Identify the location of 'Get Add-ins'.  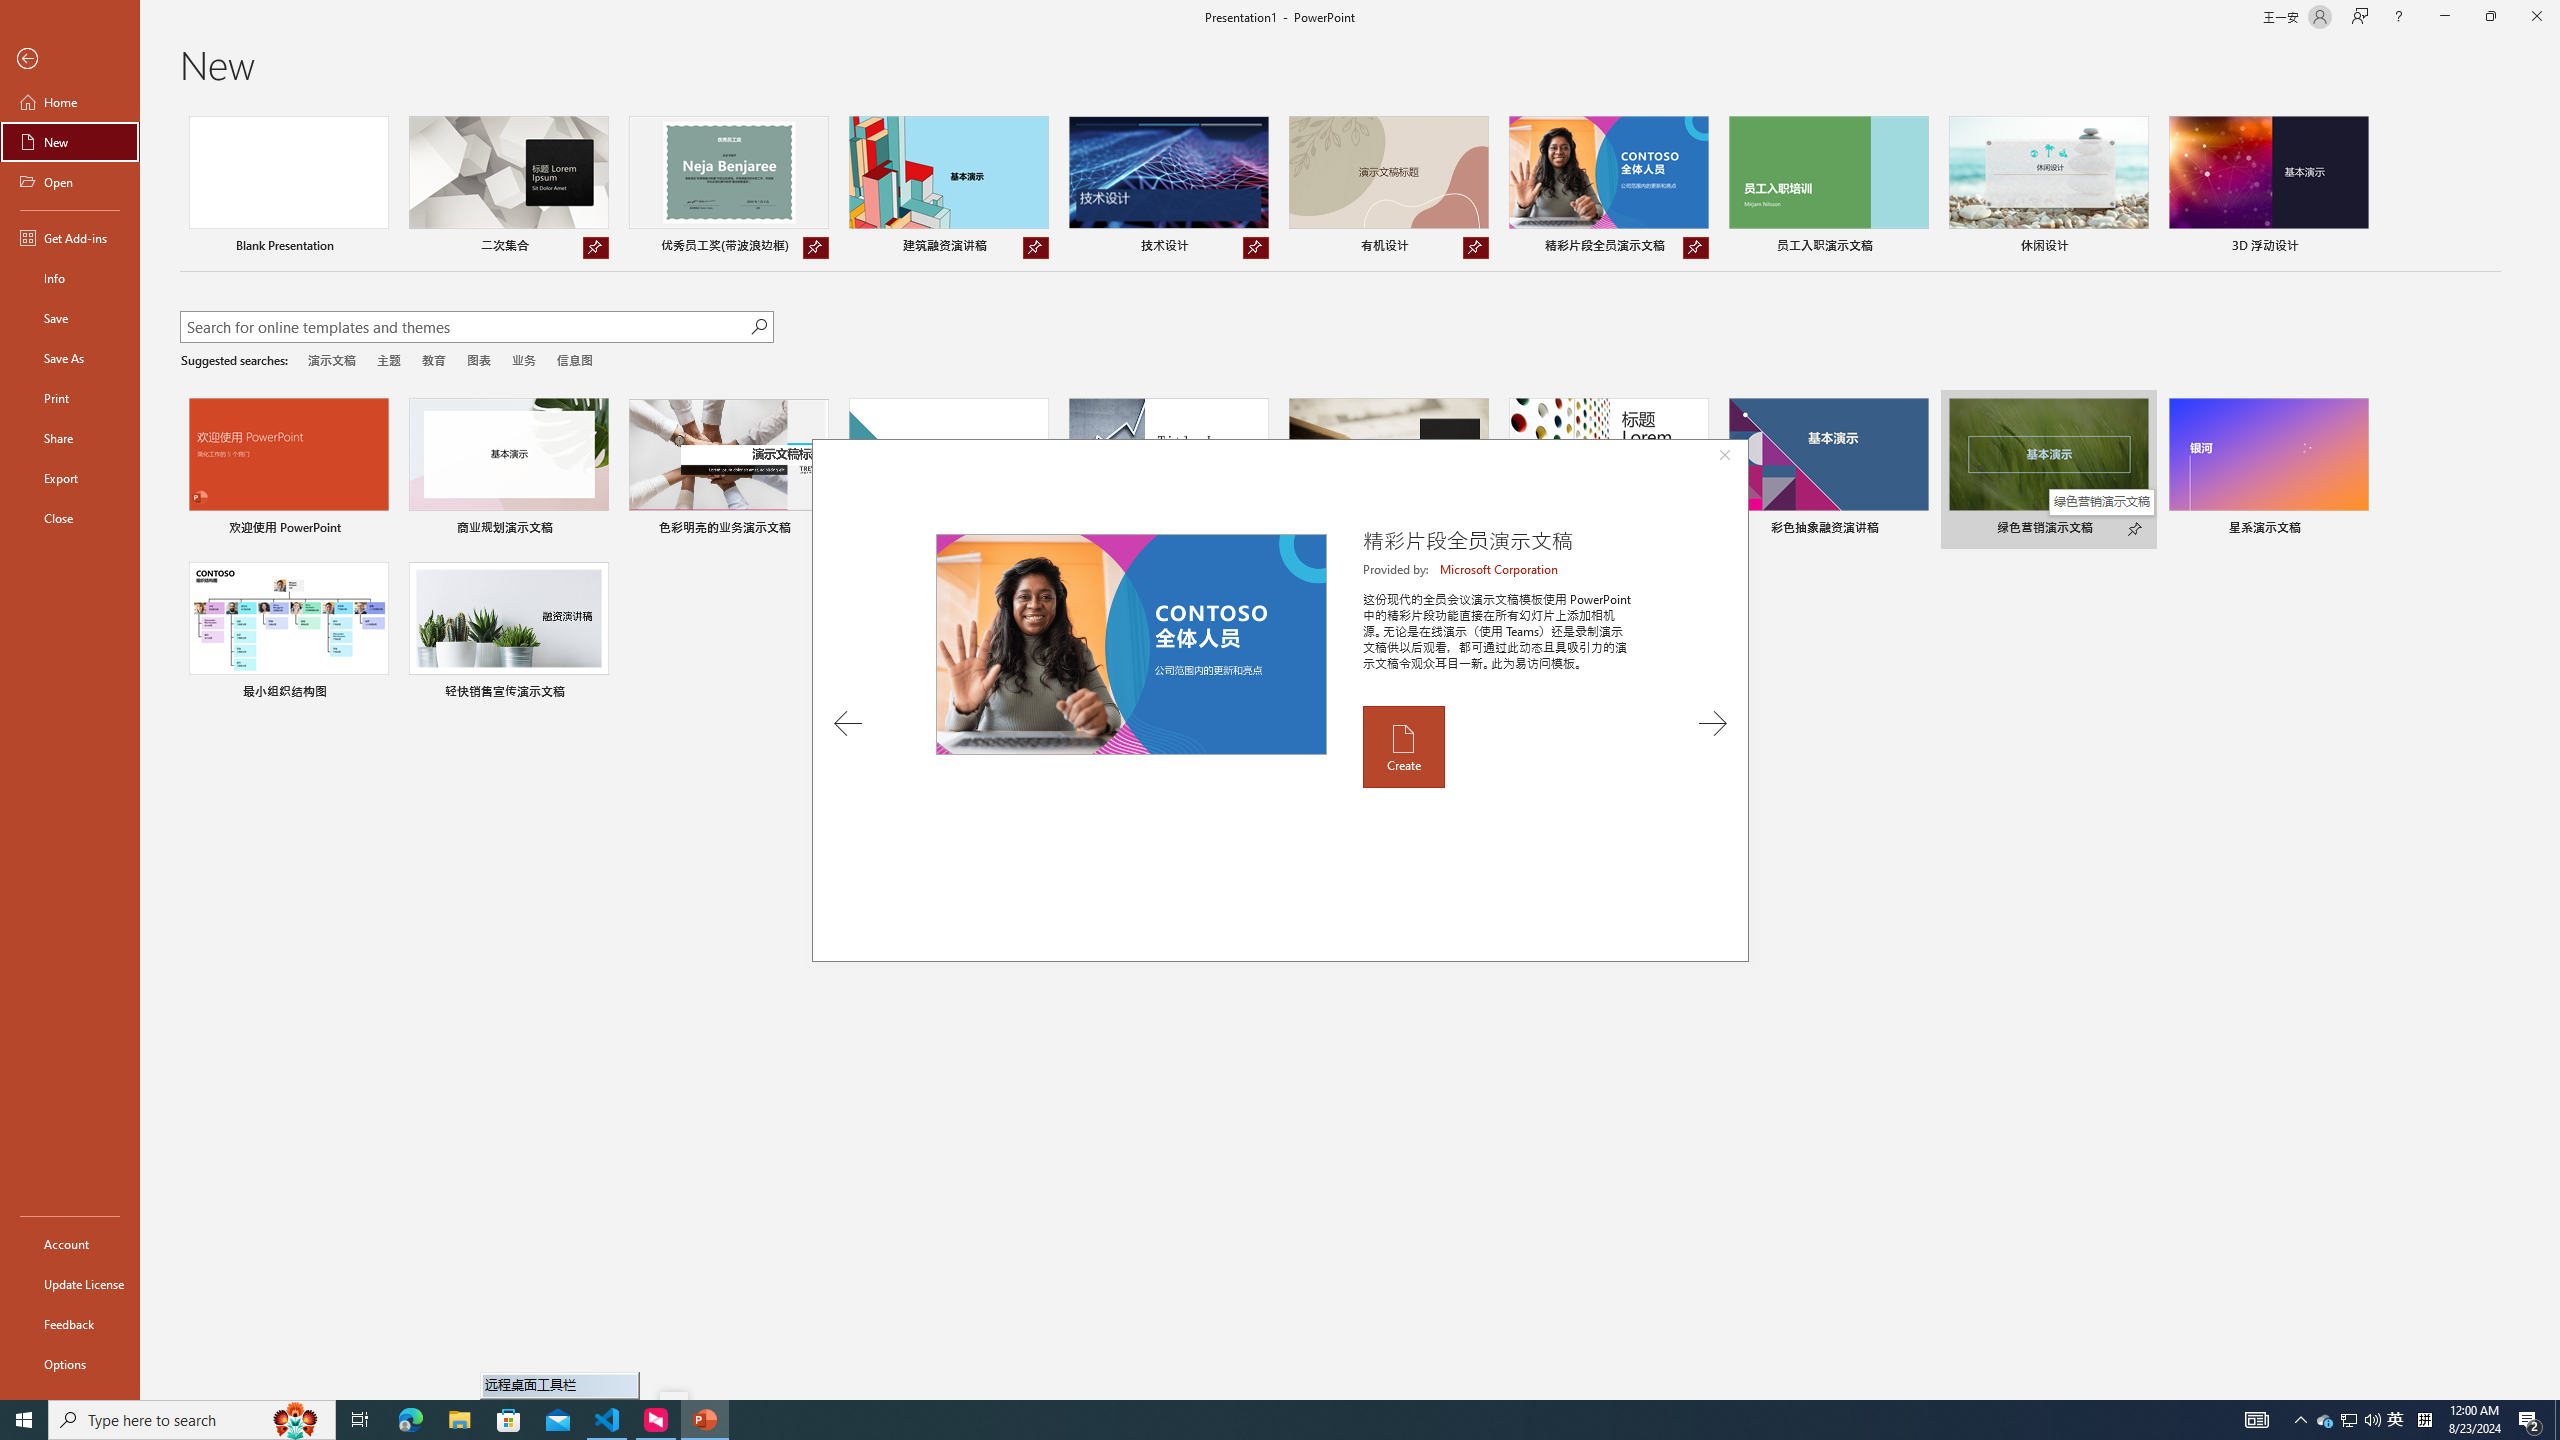
(69, 237).